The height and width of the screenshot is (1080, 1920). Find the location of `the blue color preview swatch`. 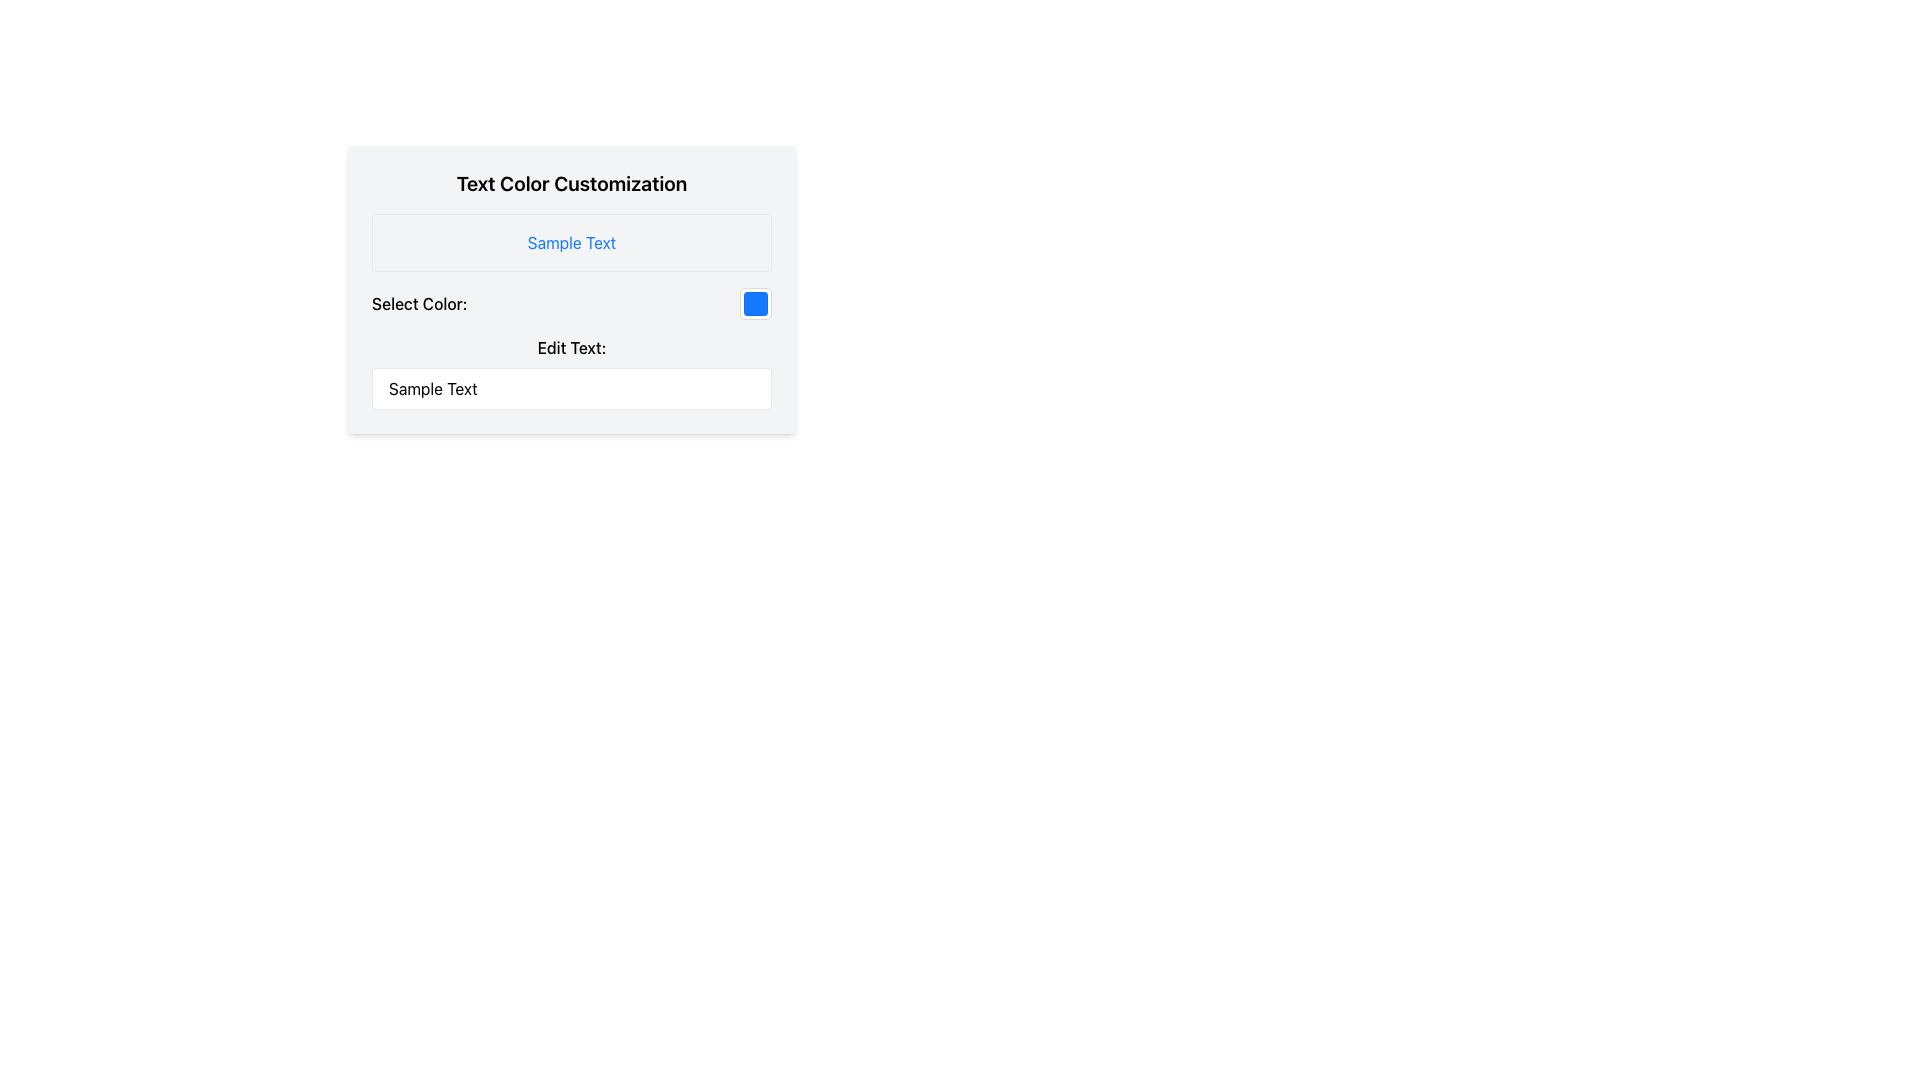

the blue color preview swatch is located at coordinates (754, 304).